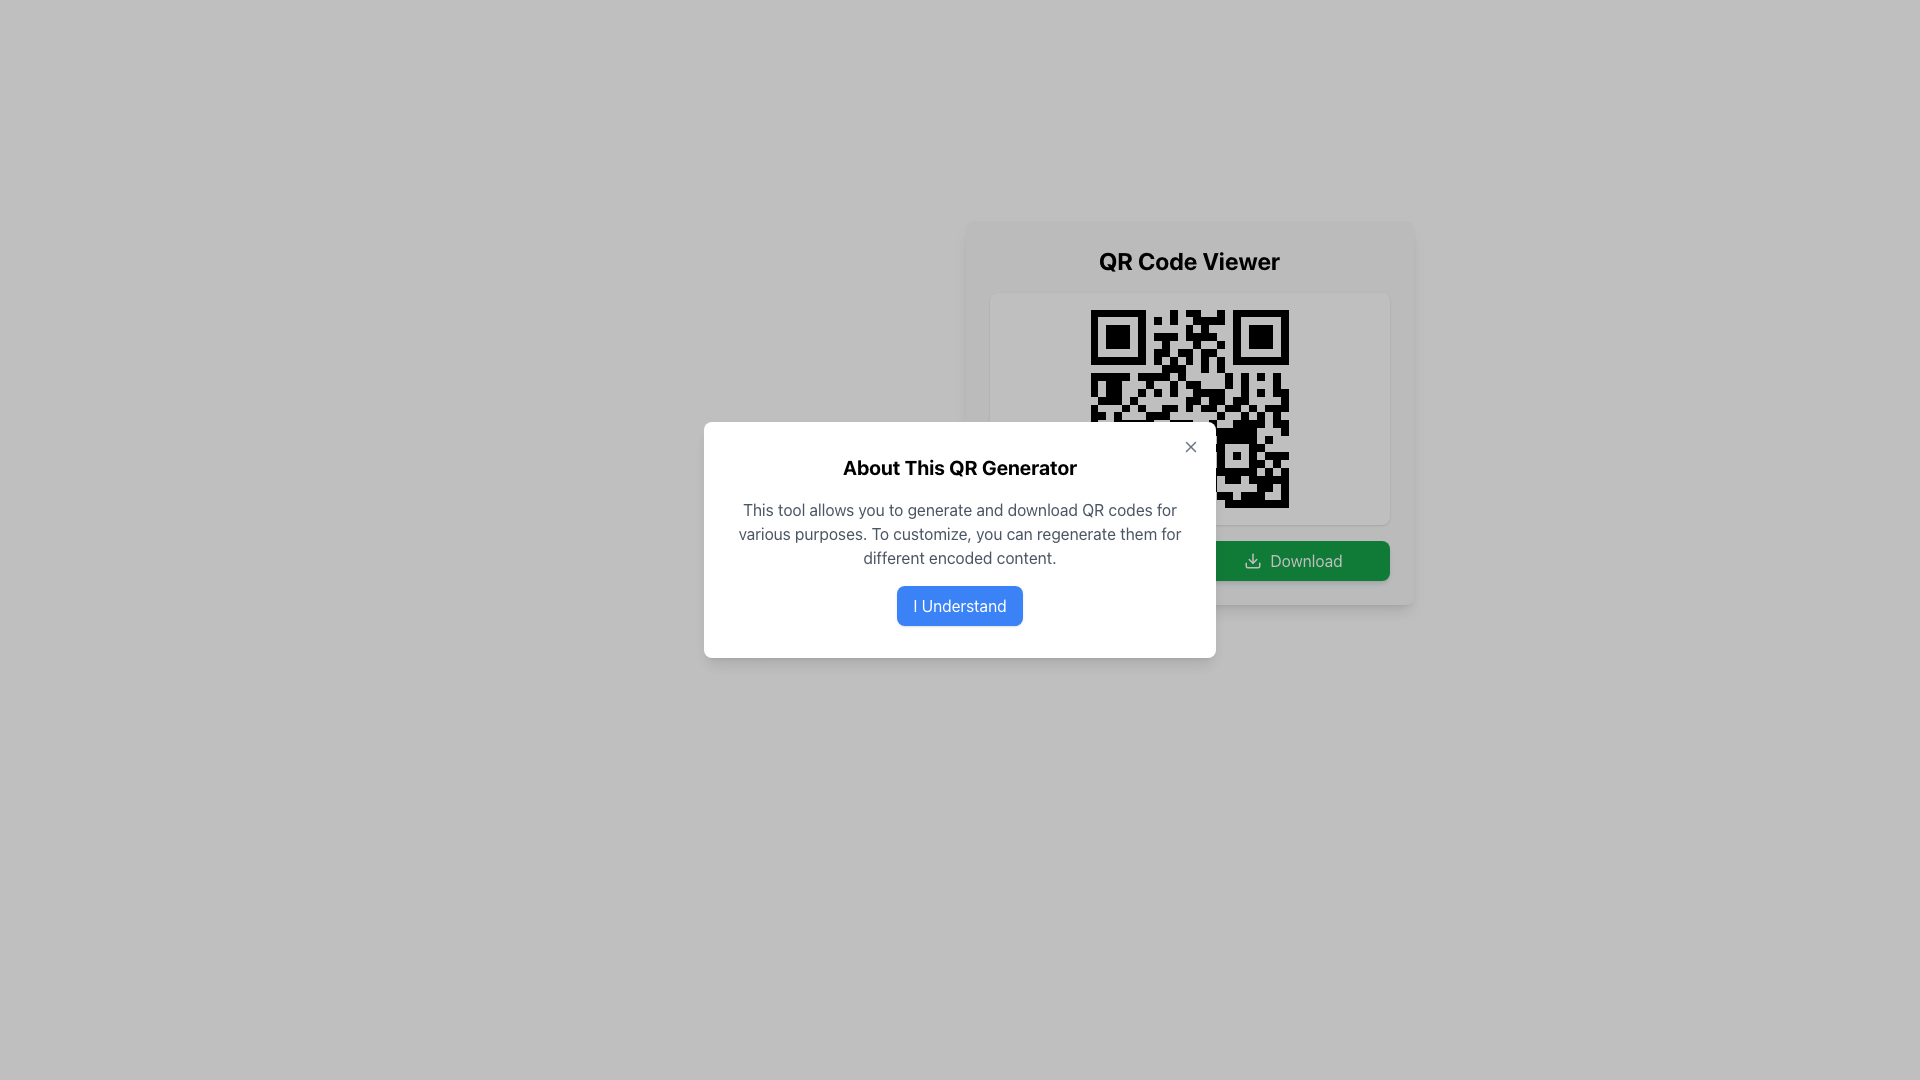  What do you see at coordinates (1190, 446) in the screenshot?
I see `the 'X' icon close button located in the top-right corner of the modal dialog` at bounding box center [1190, 446].